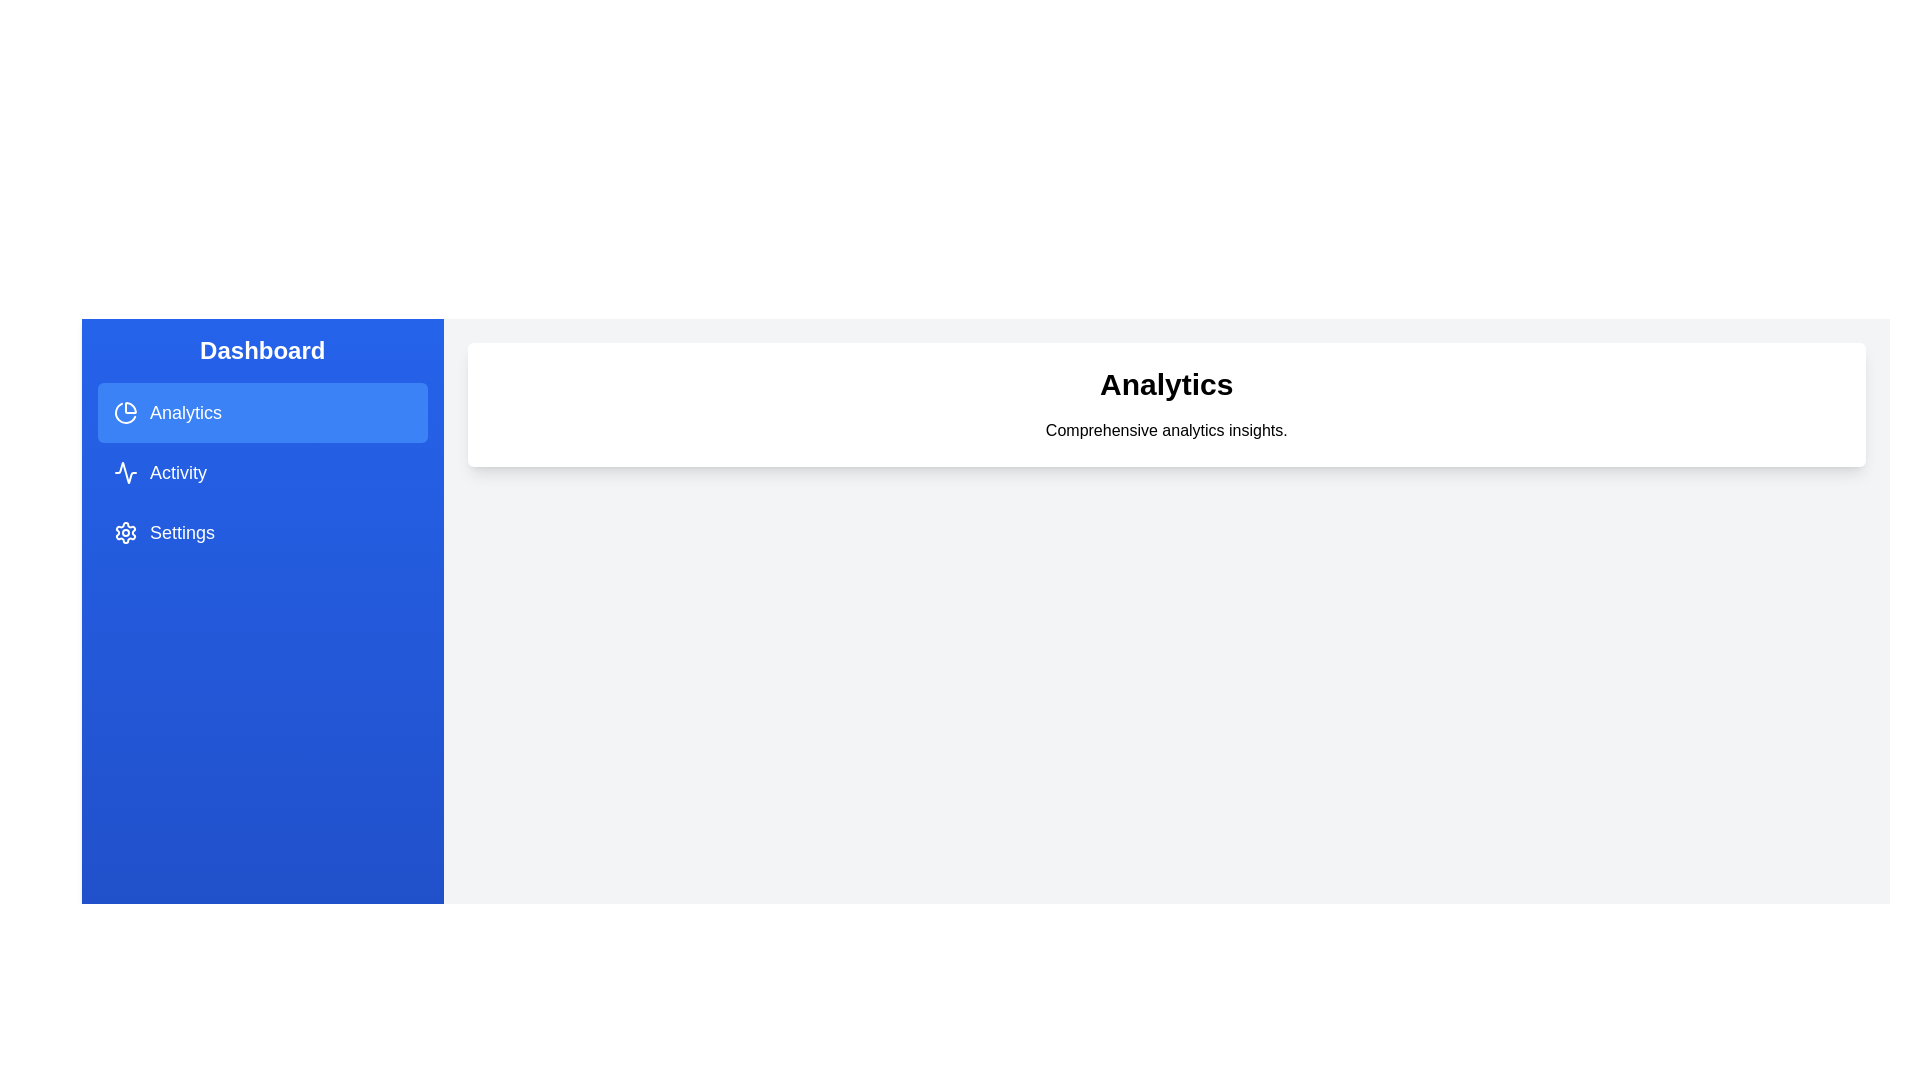 The image size is (1920, 1080). Describe the element at coordinates (261, 350) in the screenshot. I see `the static text label or header located at the top-left corner of the navigation menu, which indicates the current section or category of the app` at that location.